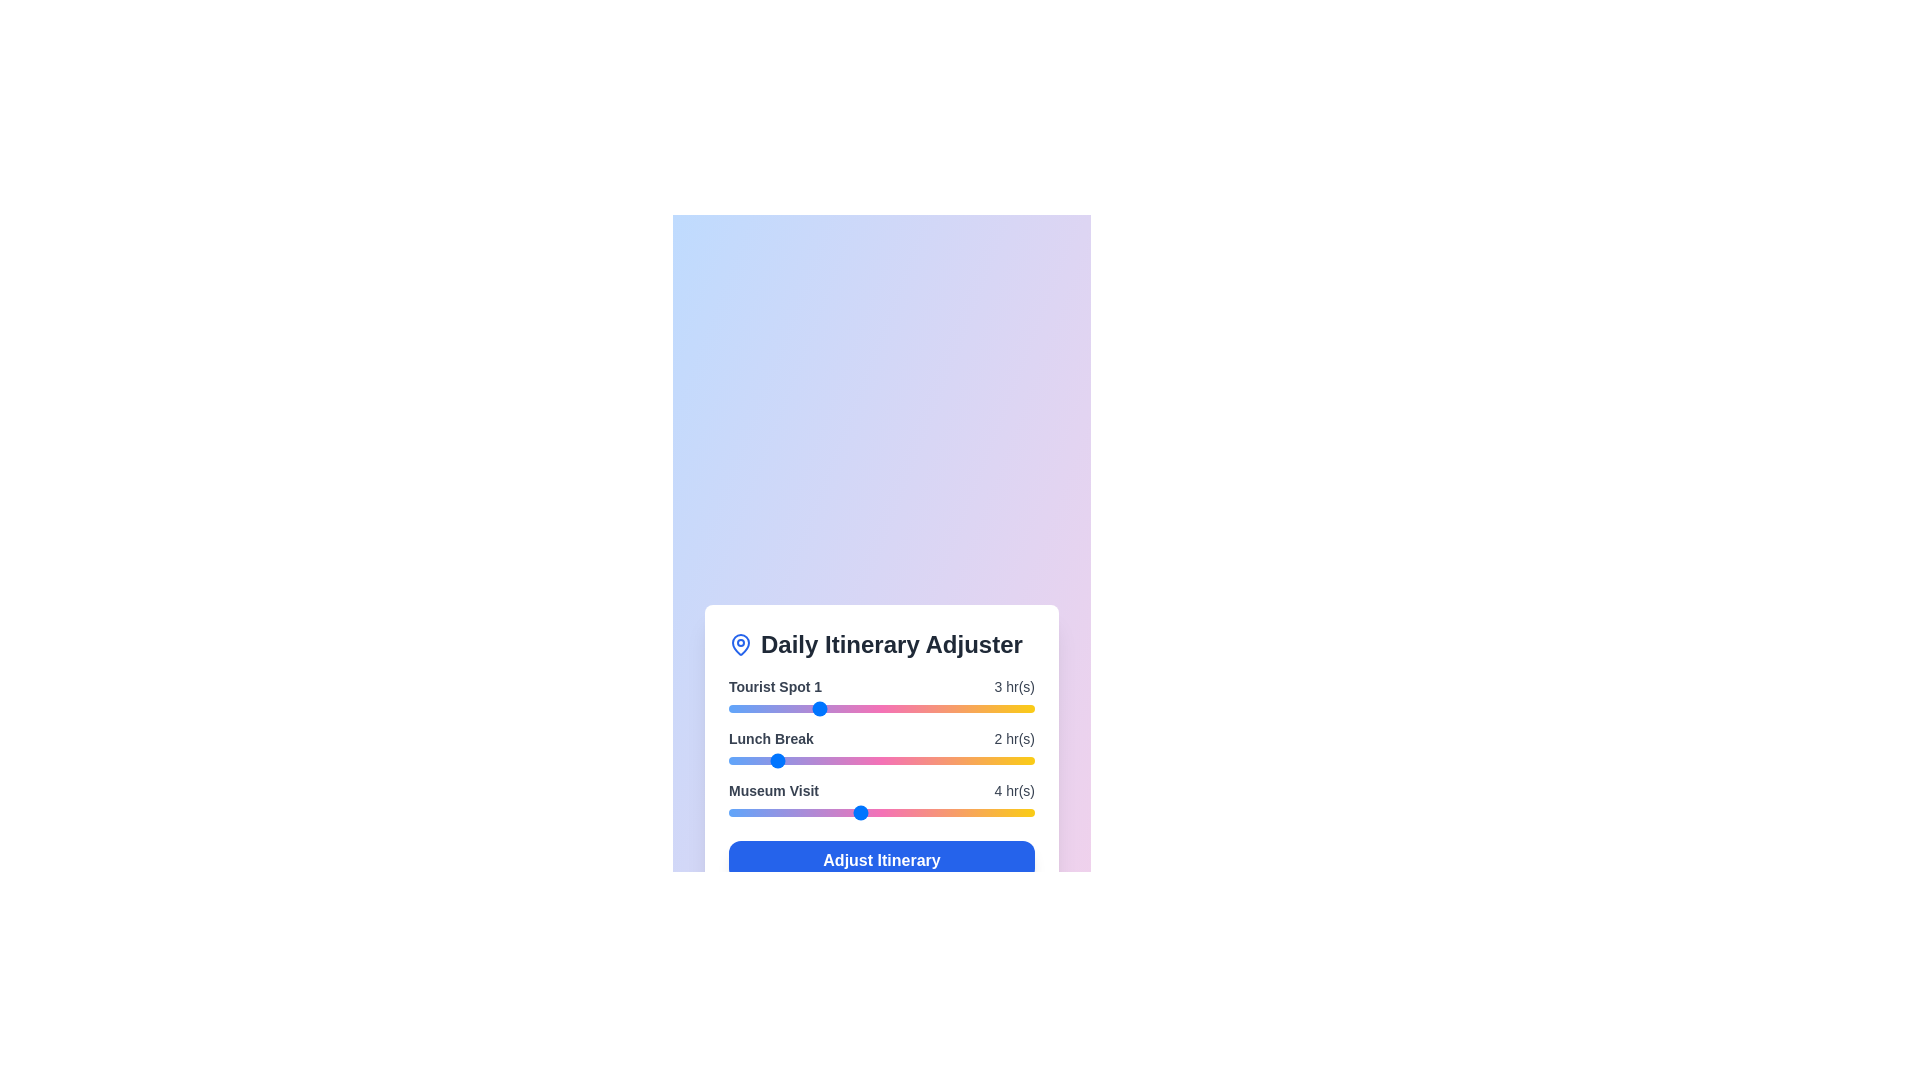 The height and width of the screenshot is (1080, 1920). Describe the element at coordinates (881, 859) in the screenshot. I see `'Adjust Itinerary' button to confirm the changes` at that location.